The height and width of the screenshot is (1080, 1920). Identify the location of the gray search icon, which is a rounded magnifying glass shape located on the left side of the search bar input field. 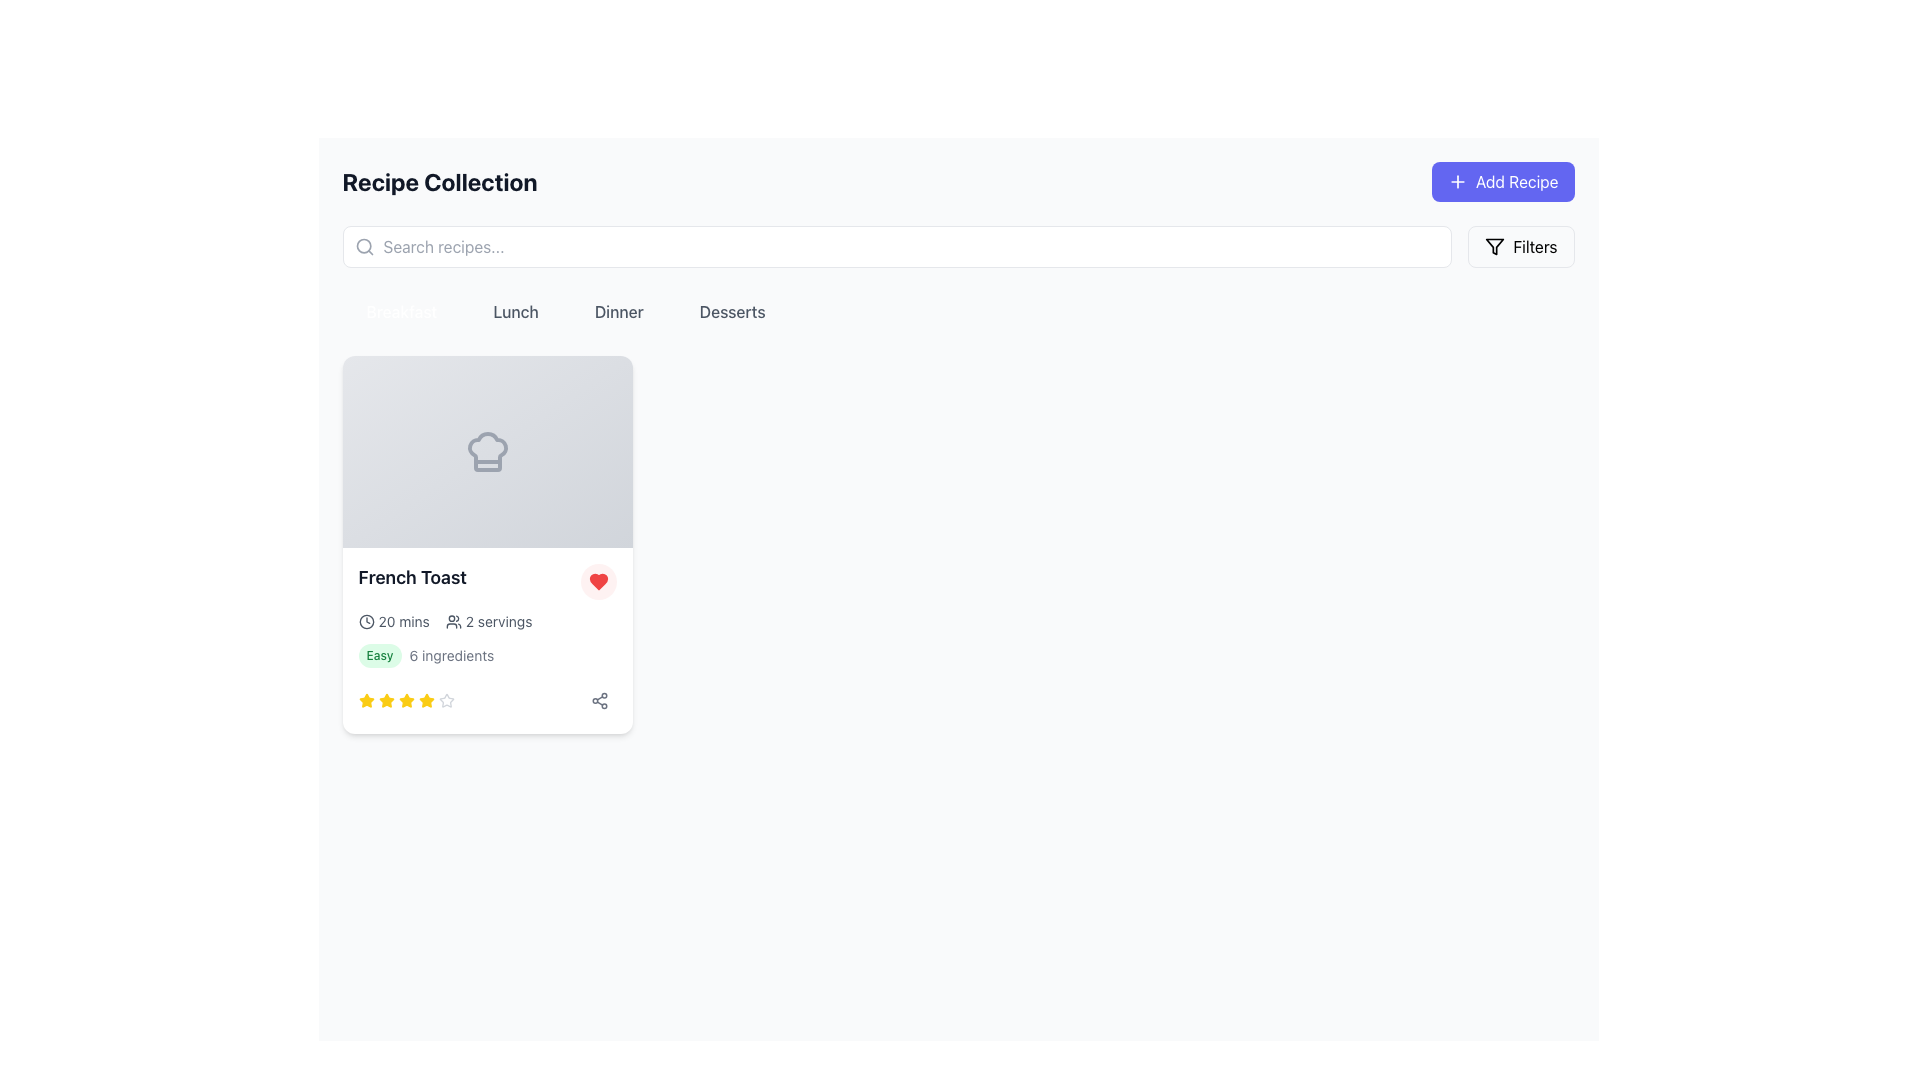
(364, 245).